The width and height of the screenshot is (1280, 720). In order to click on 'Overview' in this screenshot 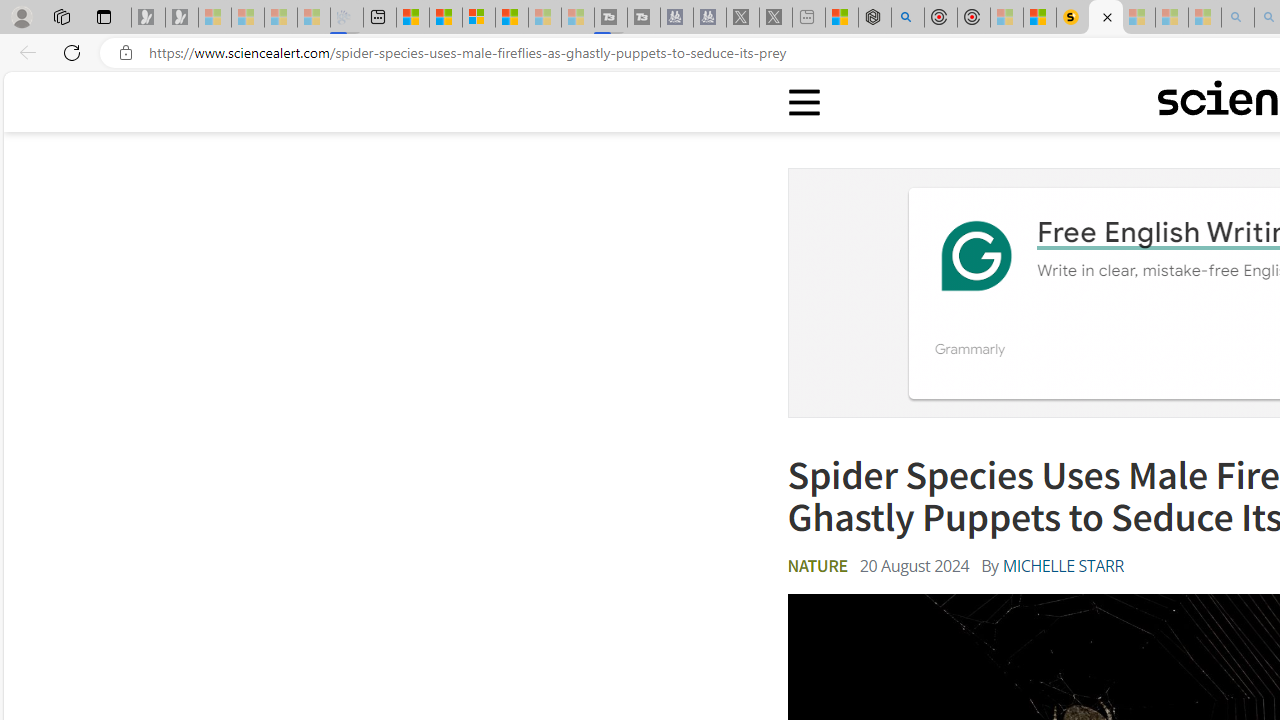, I will do `click(478, 17)`.